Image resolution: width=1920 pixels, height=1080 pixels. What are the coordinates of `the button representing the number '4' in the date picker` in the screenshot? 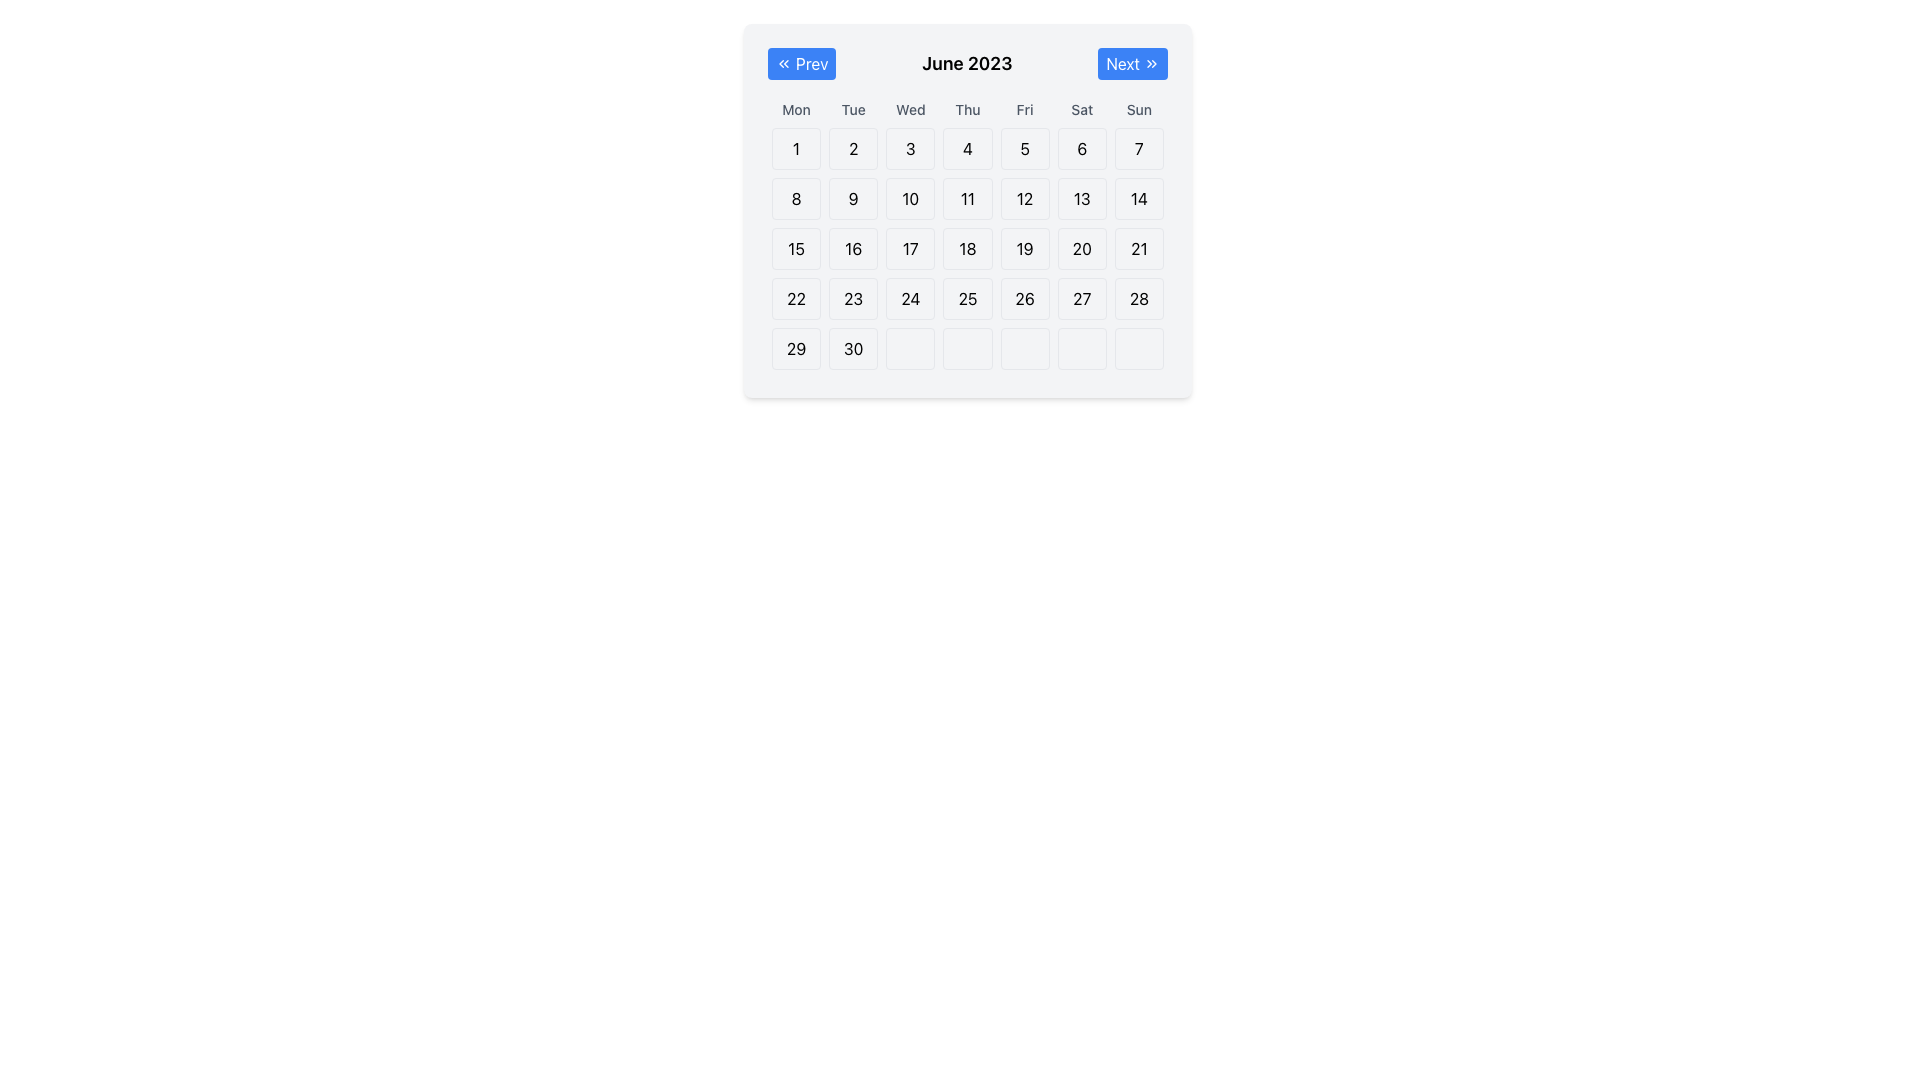 It's located at (968, 148).